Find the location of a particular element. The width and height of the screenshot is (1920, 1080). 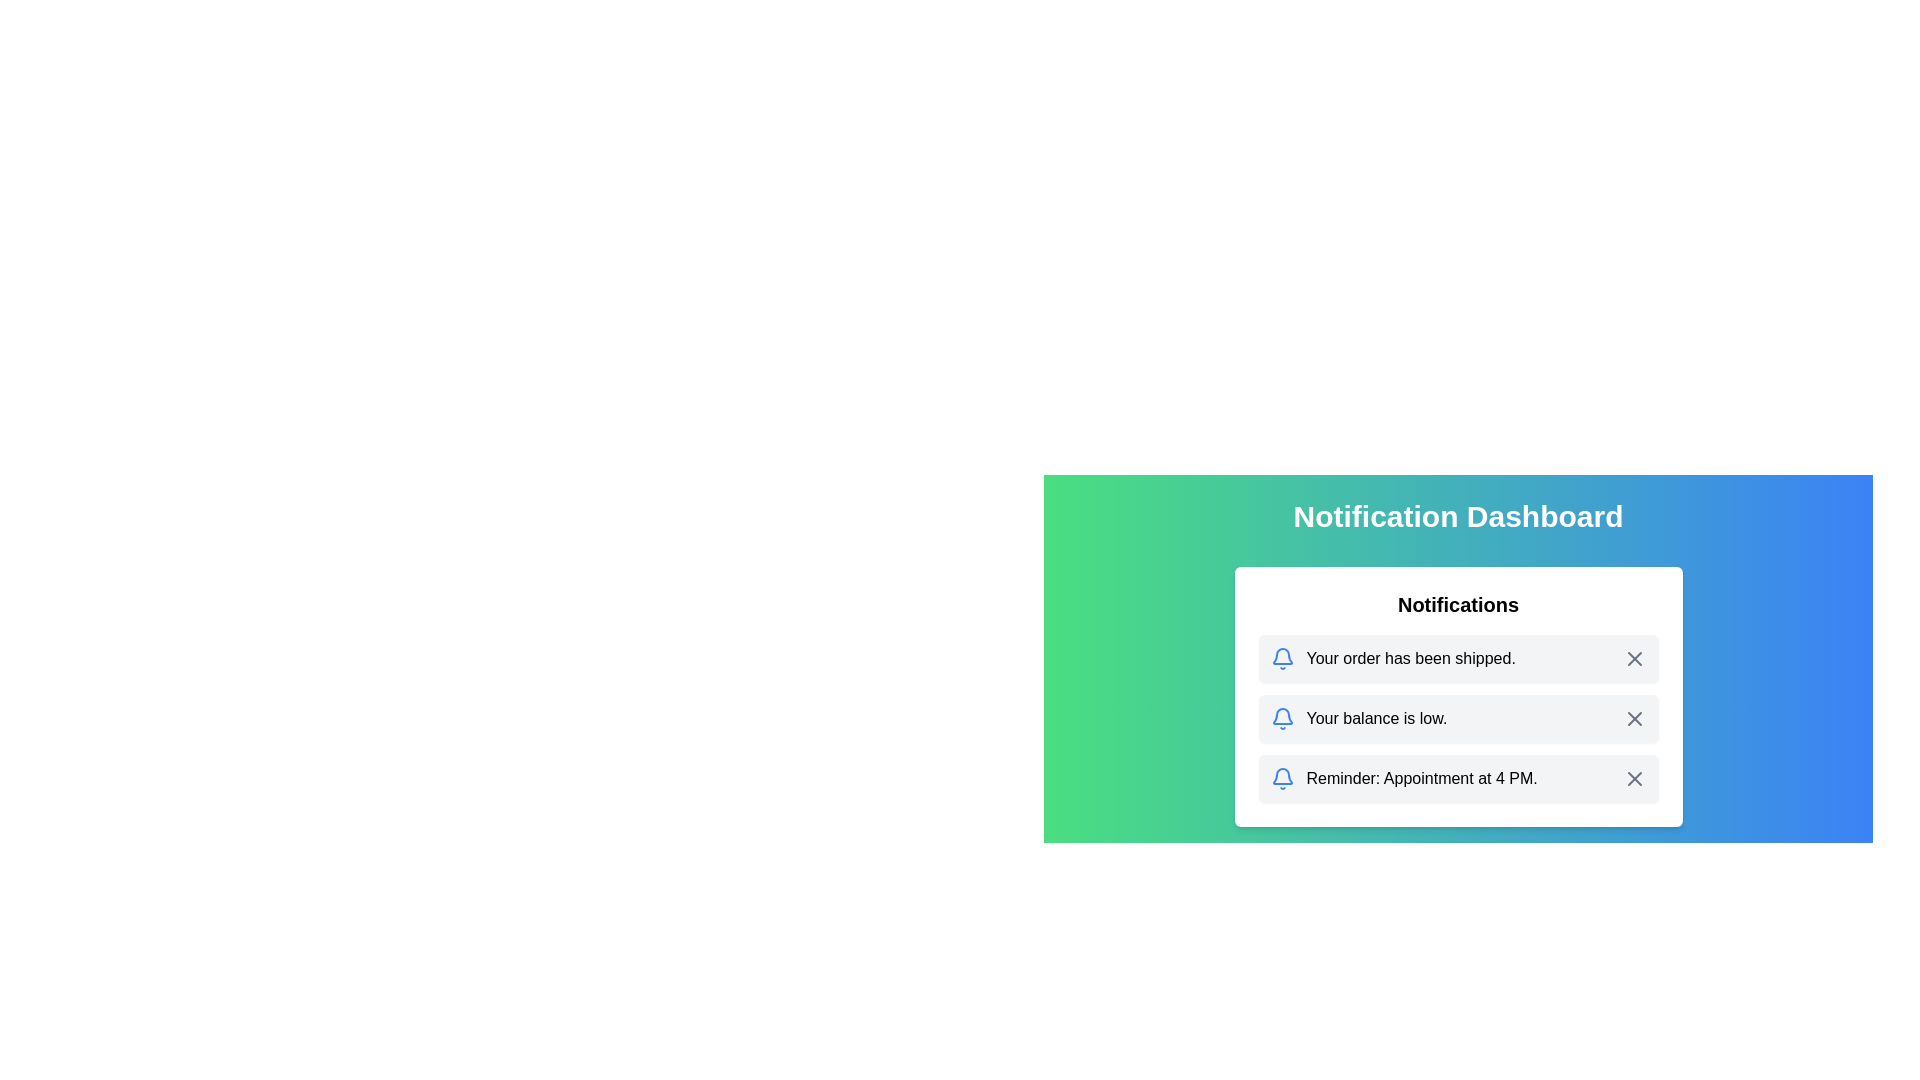

the Notification item that informs the user about their low balance, which is located in the second position of the notification list is located at coordinates (1358, 717).